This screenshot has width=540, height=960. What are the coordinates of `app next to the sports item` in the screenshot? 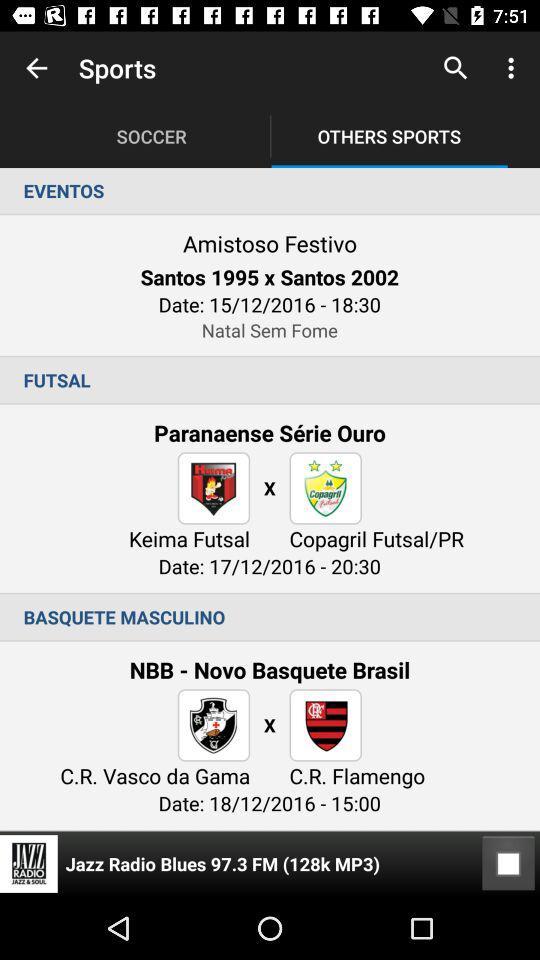 It's located at (36, 68).